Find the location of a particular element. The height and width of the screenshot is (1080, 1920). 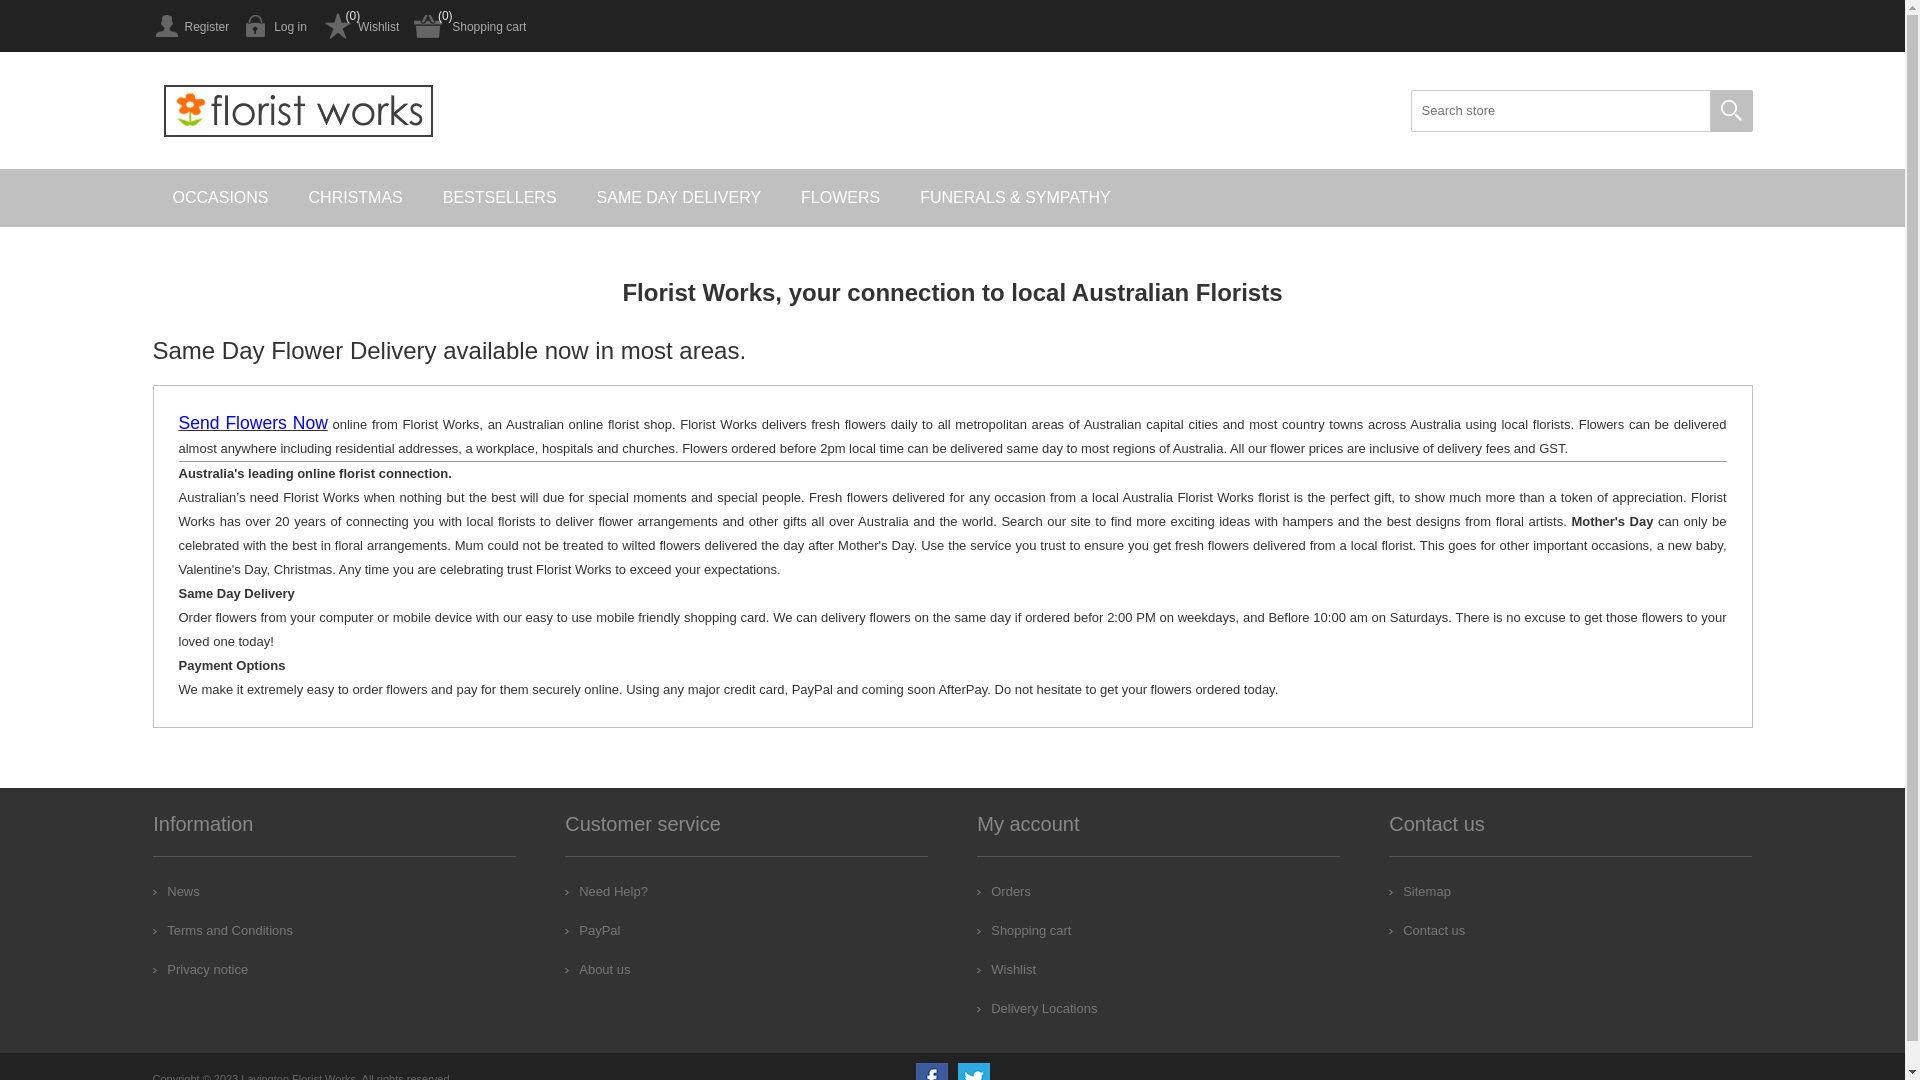

'Orders' is located at coordinates (1003, 890).